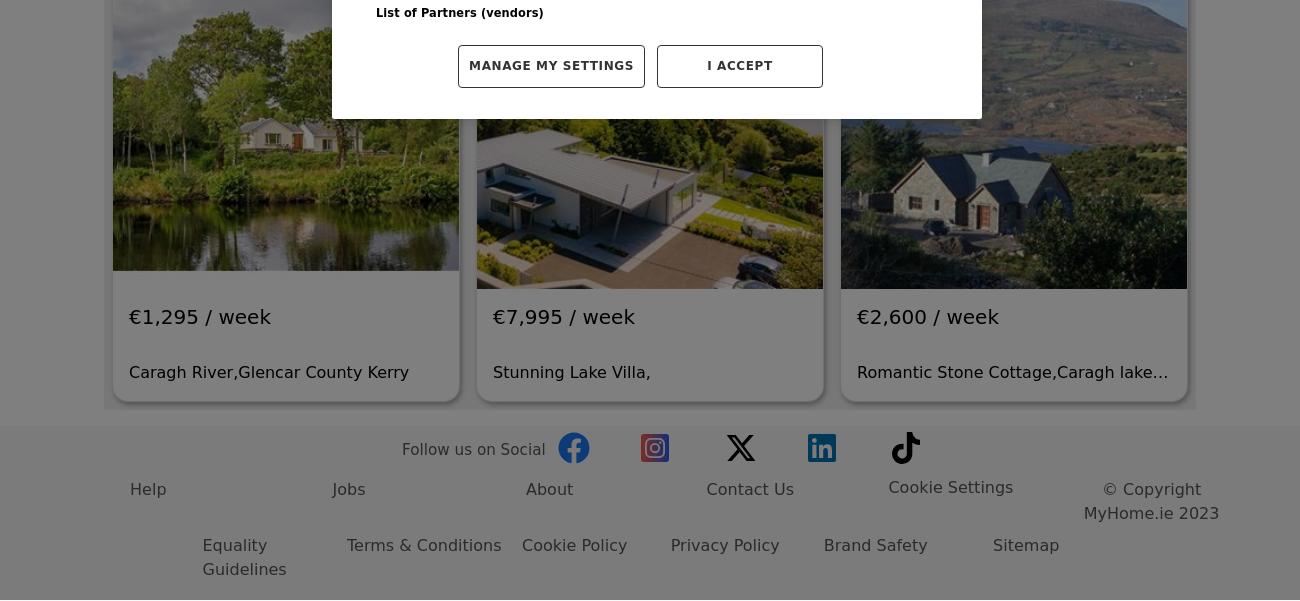  I want to click on 'Sitemap', so click(1024, 343).